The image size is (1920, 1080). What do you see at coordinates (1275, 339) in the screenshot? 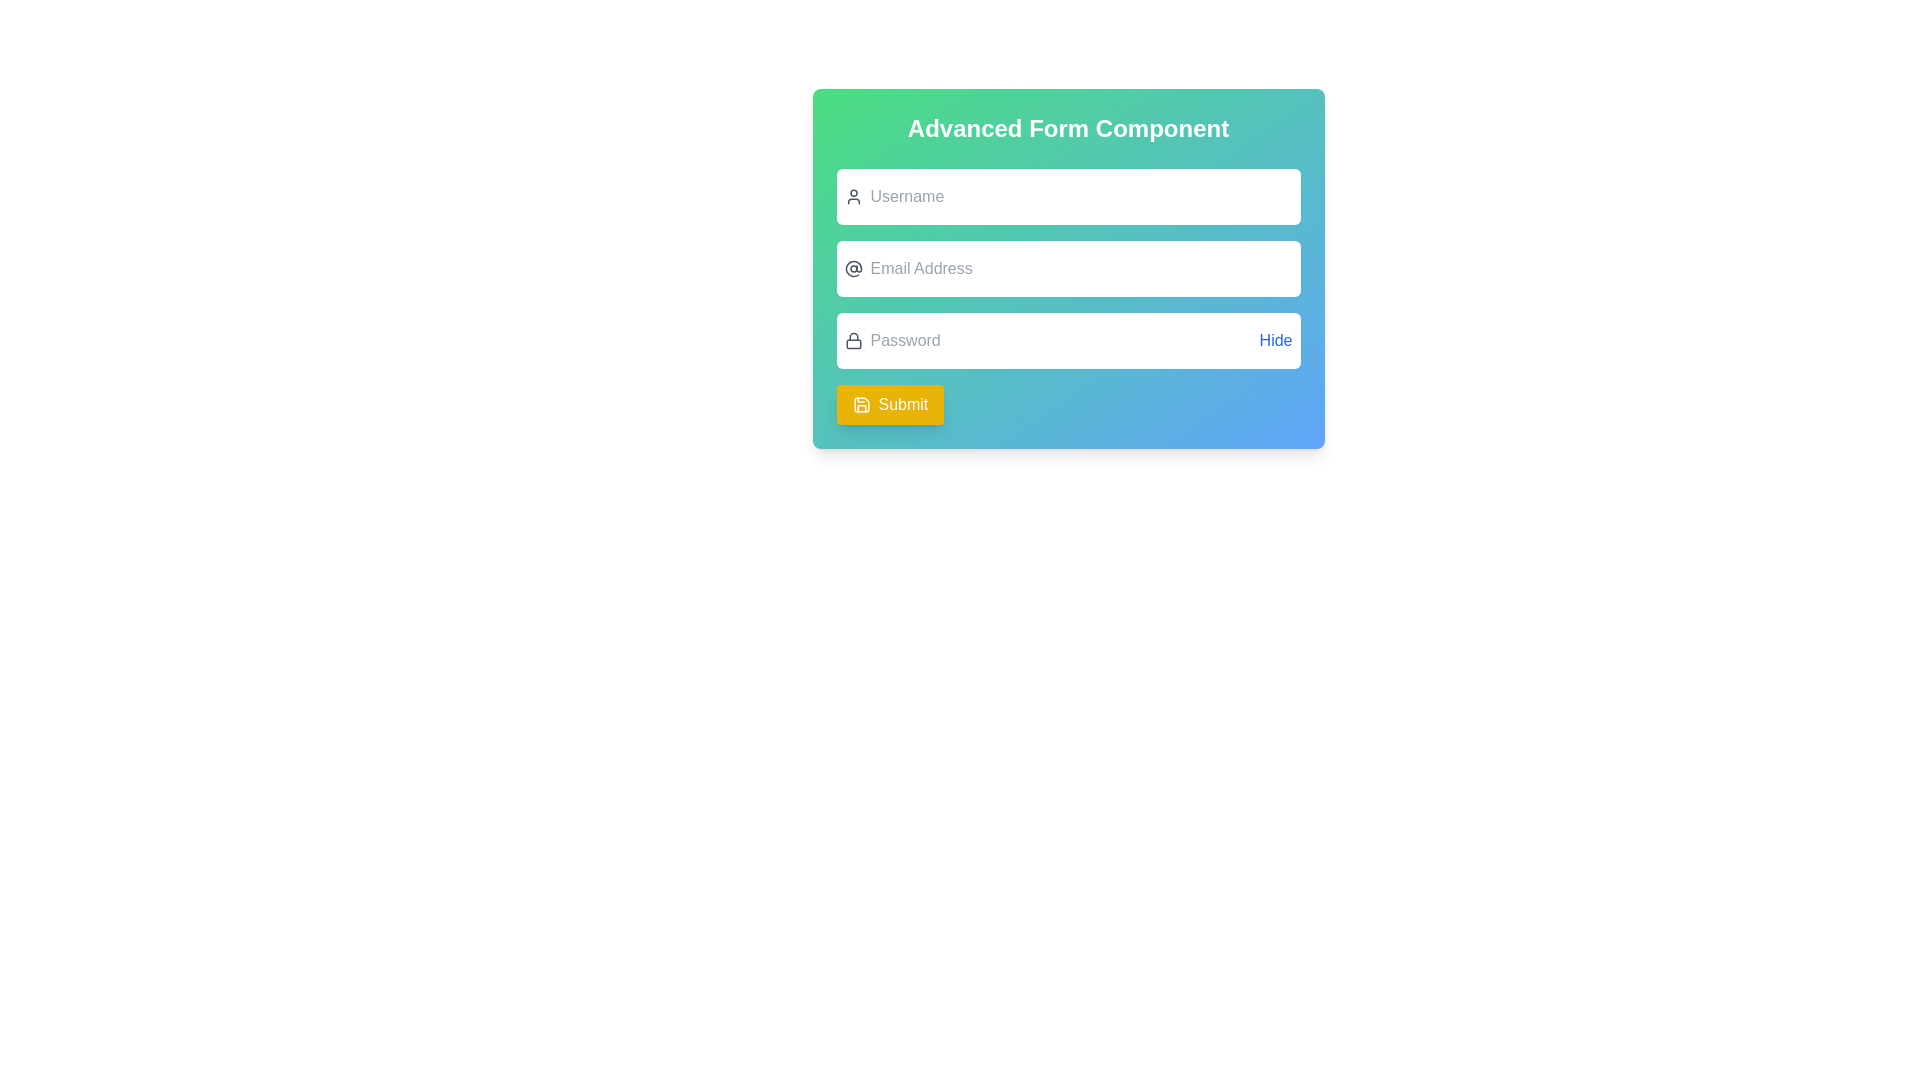
I see `the 'Hide' button styled with a blue font` at bounding box center [1275, 339].